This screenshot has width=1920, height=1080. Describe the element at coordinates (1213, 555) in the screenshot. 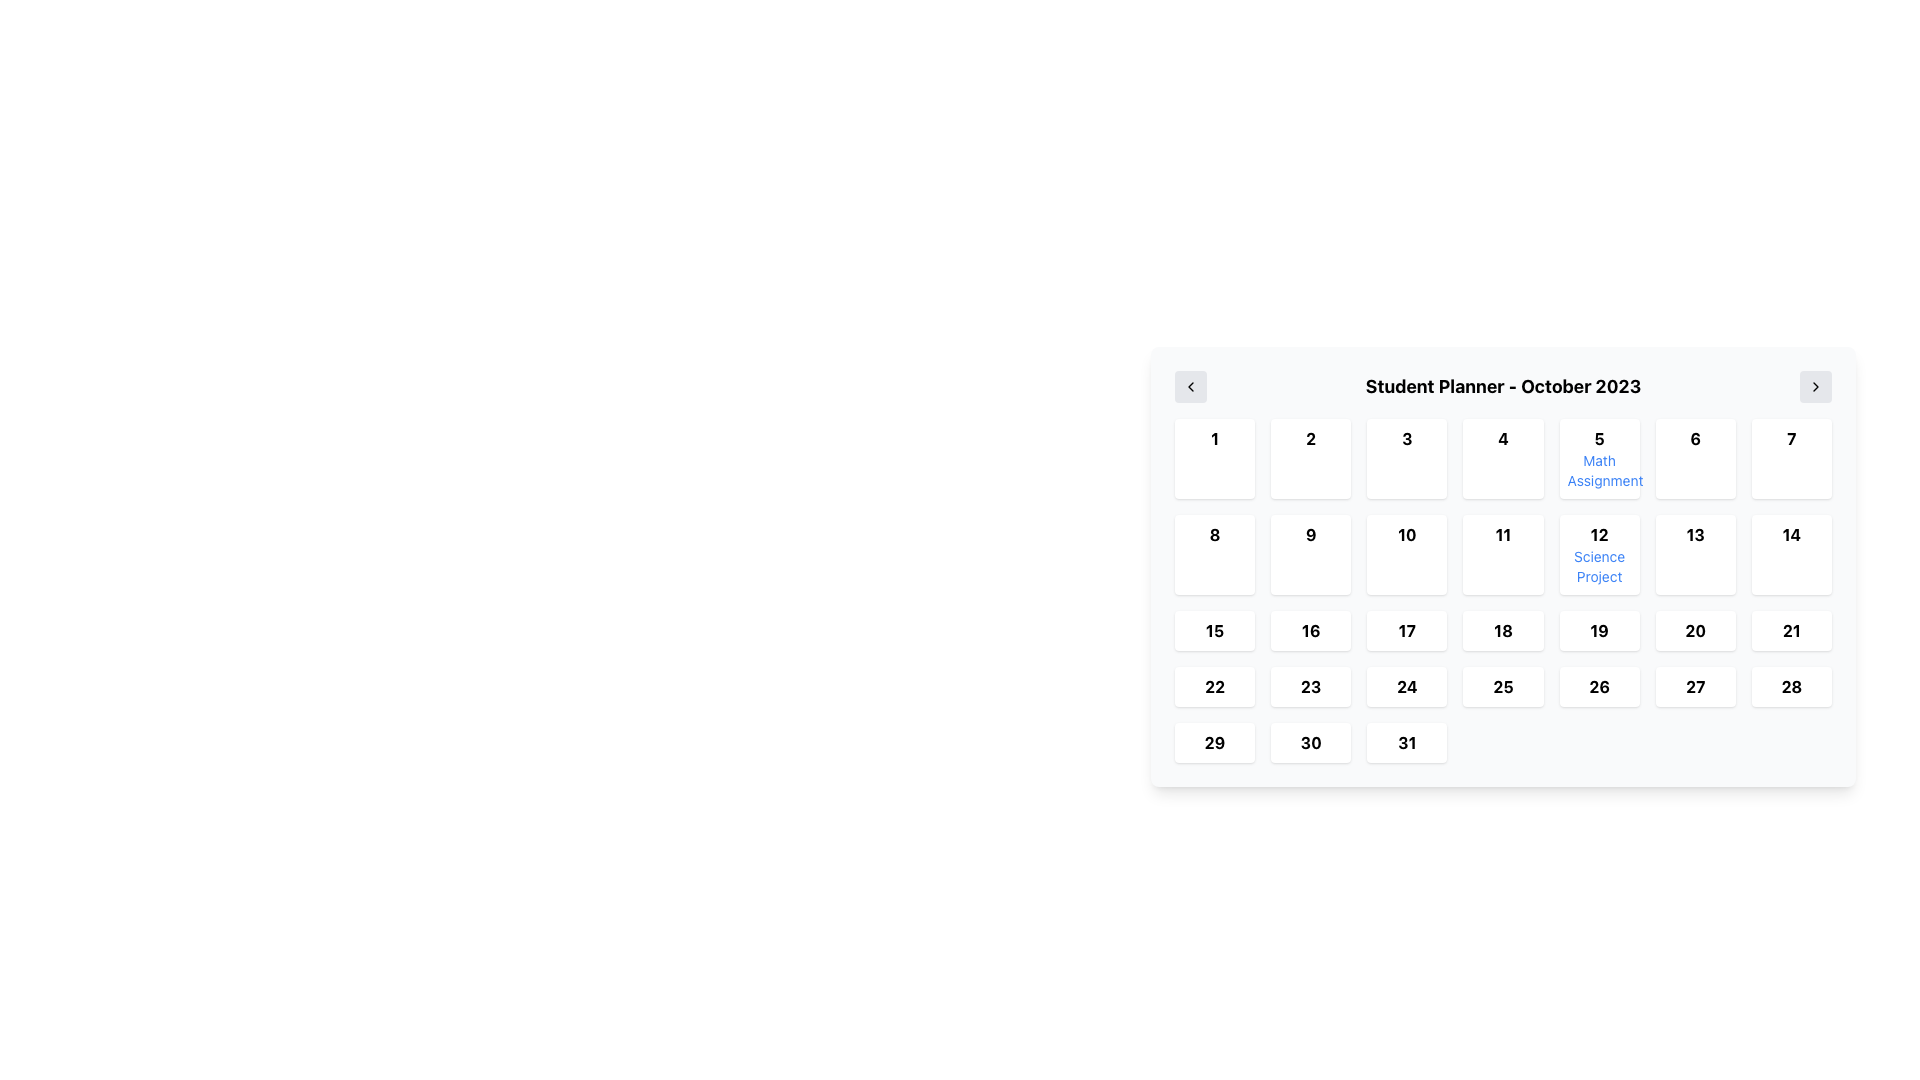

I see `the small square-shaped Calendar day box with the bold number '8' centered inside` at that location.